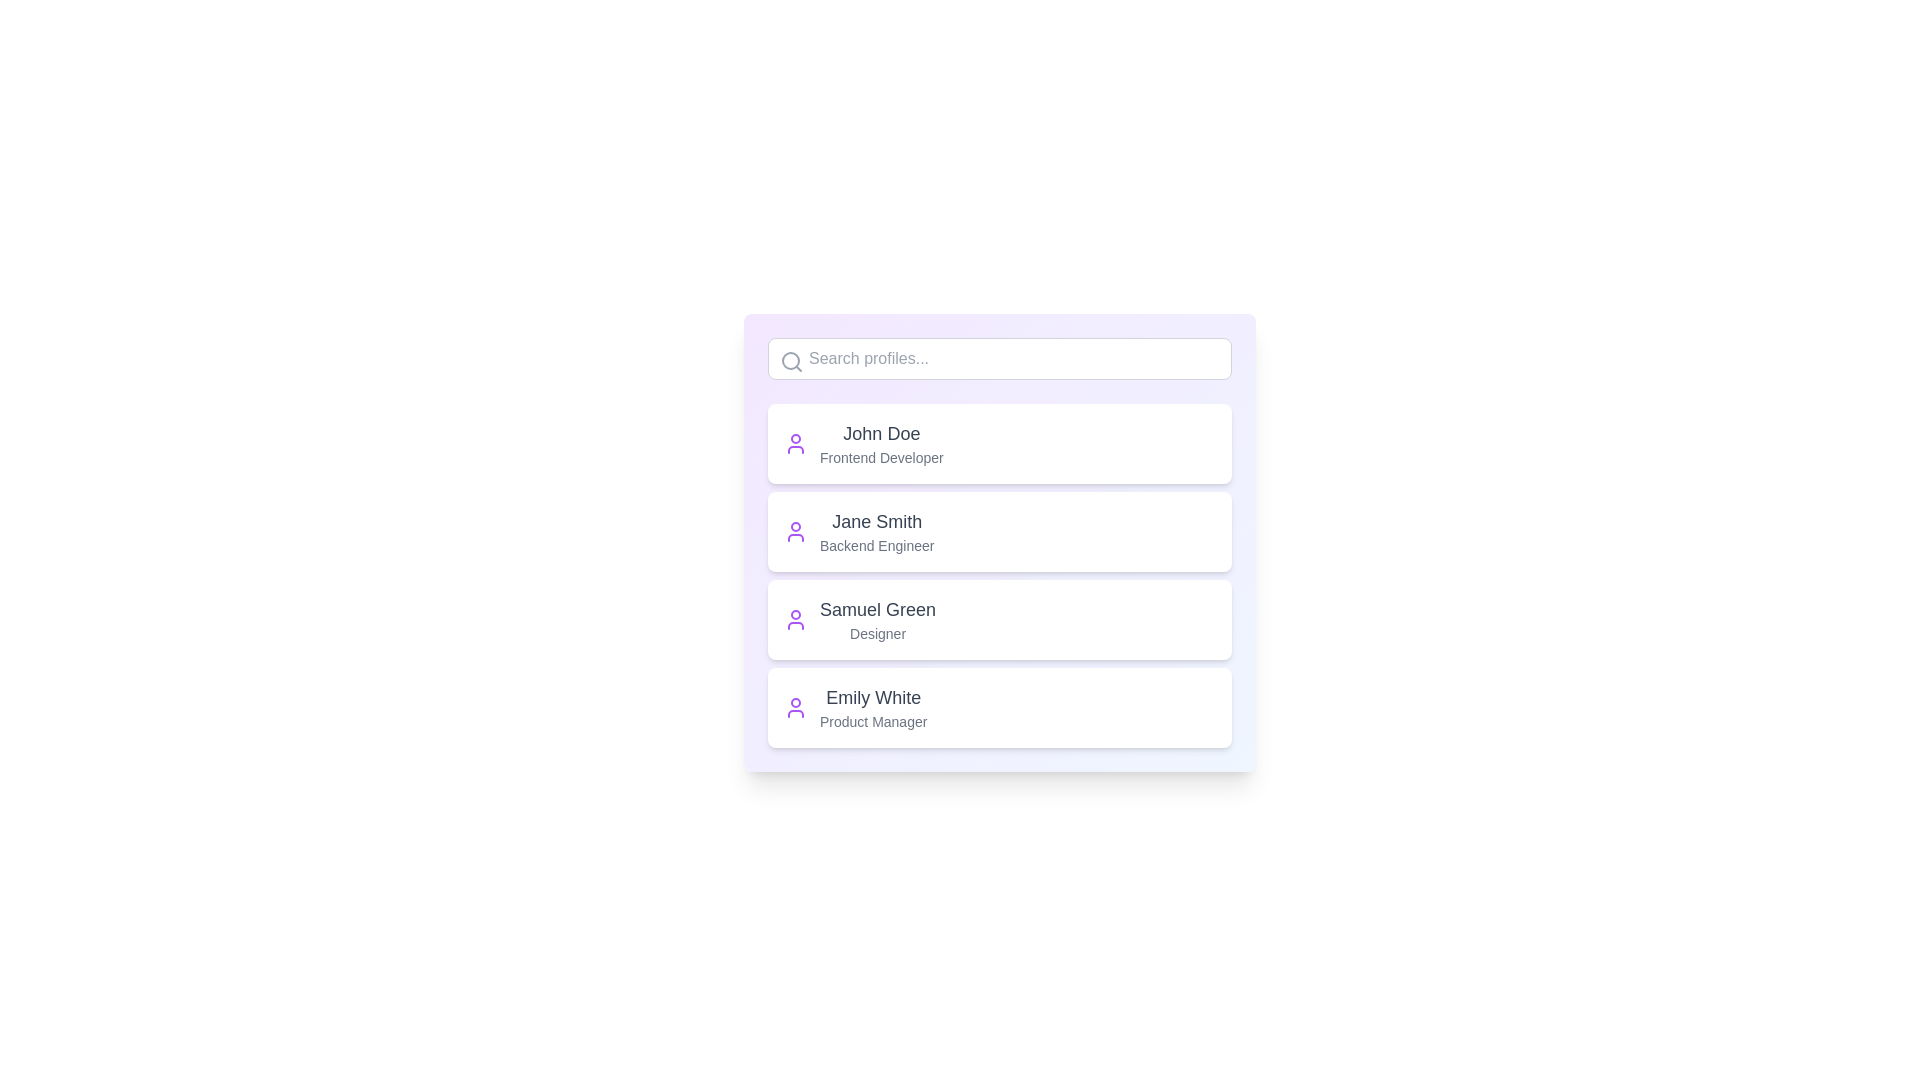 The image size is (1920, 1080). Describe the element at coordinates (877, 546) in the screenshot. I see `'Backend Engineer' text label located below the 'Jane Smith' text in the second profile card from the top in the list of profiles` at that location.